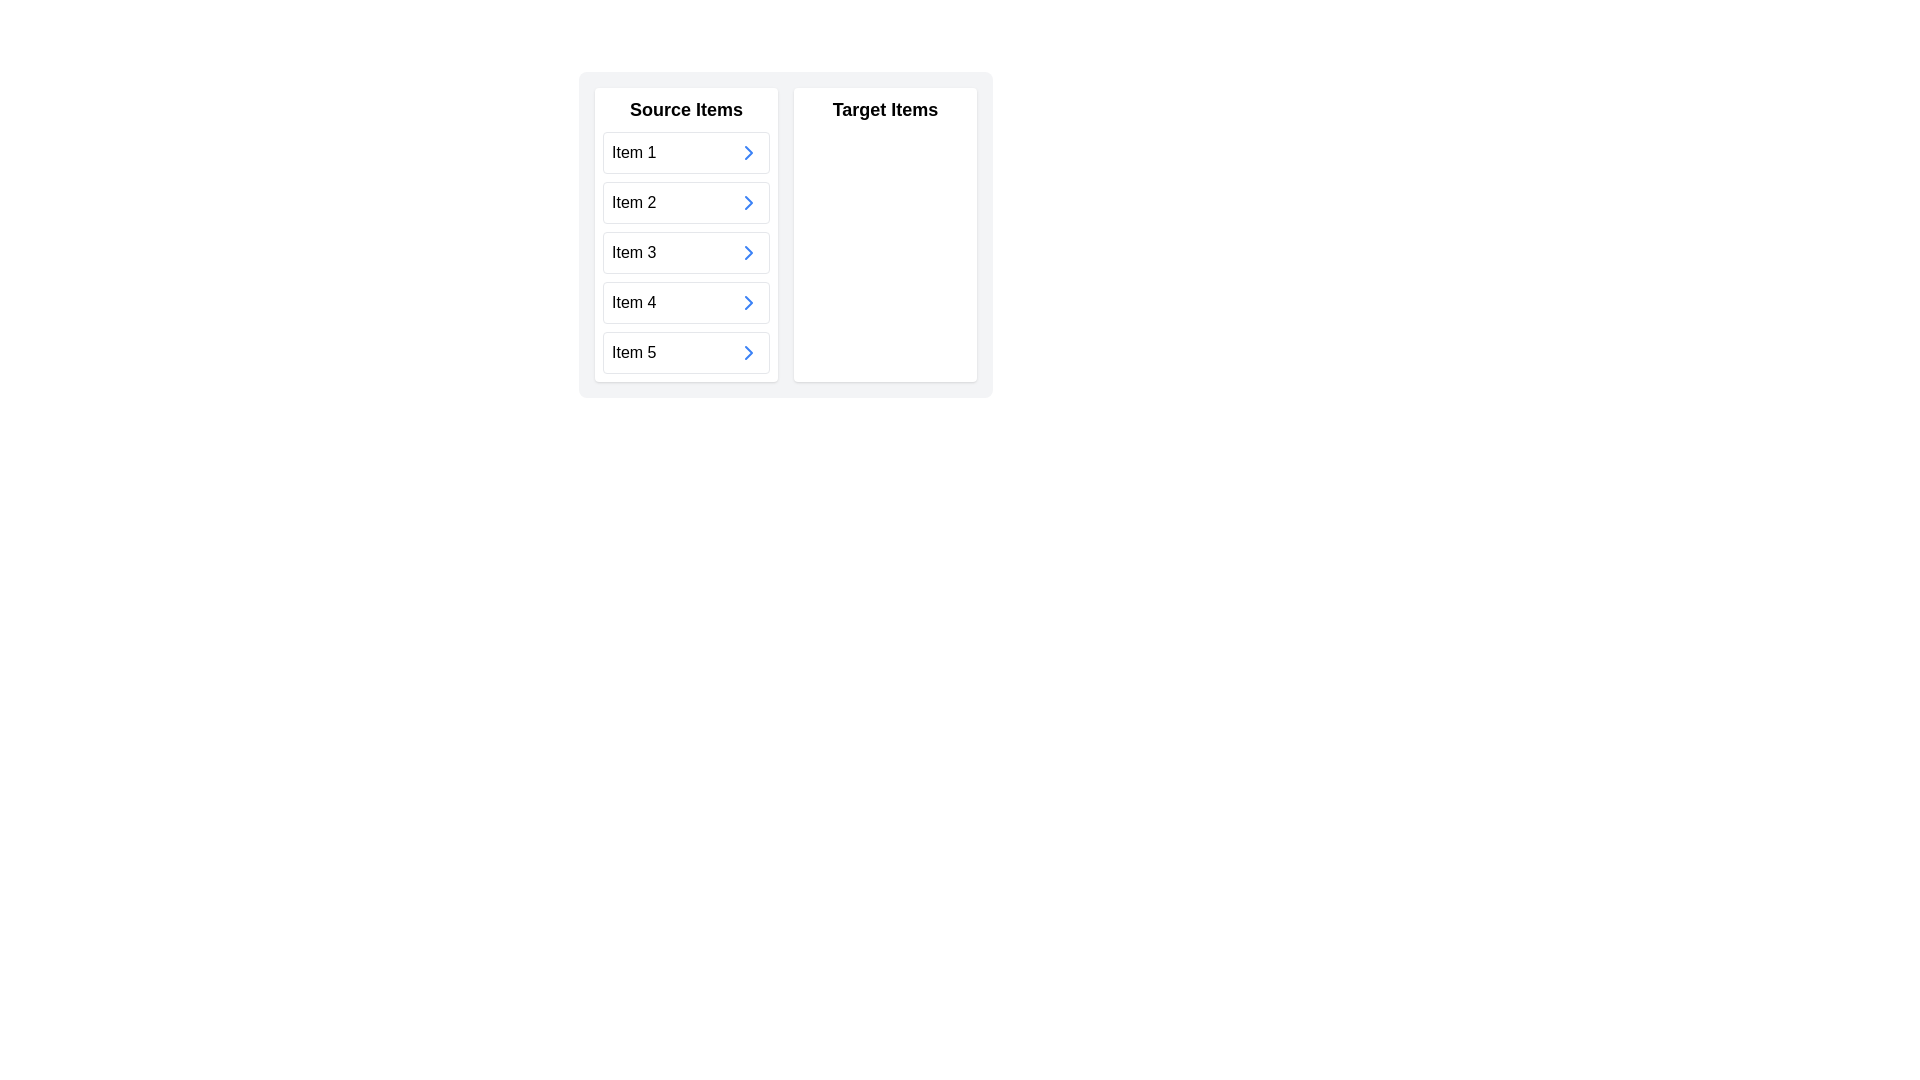 This screenshot has width=1920, height=1080. I want to click on the chevron icon pointing to the right, which is the rightmost element in the row for 'Item 5' in the 'Source Items' list, so click(747, 352).